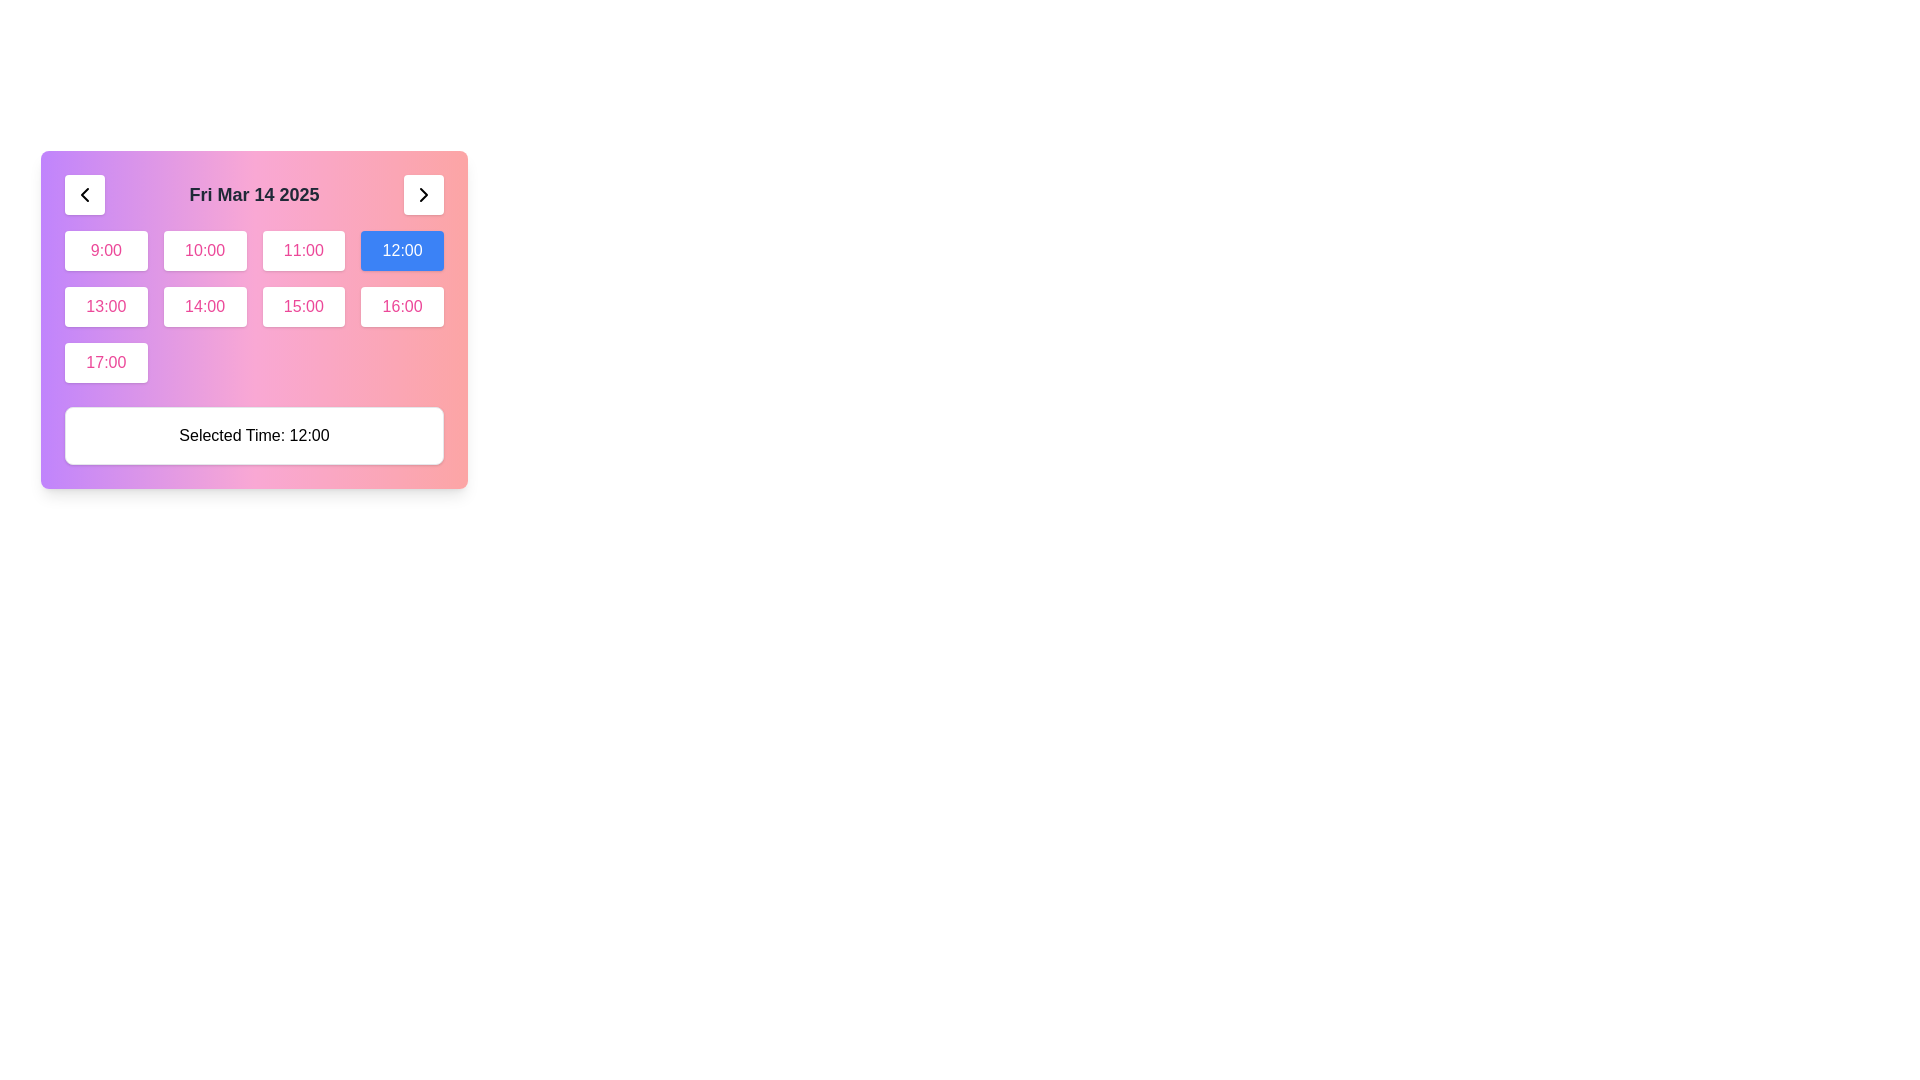 Image resolution: width=1920 pixels, height=1080 pixels. What do you see at coordinates (105, 362) in the screenshot?
I see `the rectangular button with rounded corners, a white background, and pink text displaying '17:00'` at bounding box center [105, 362].